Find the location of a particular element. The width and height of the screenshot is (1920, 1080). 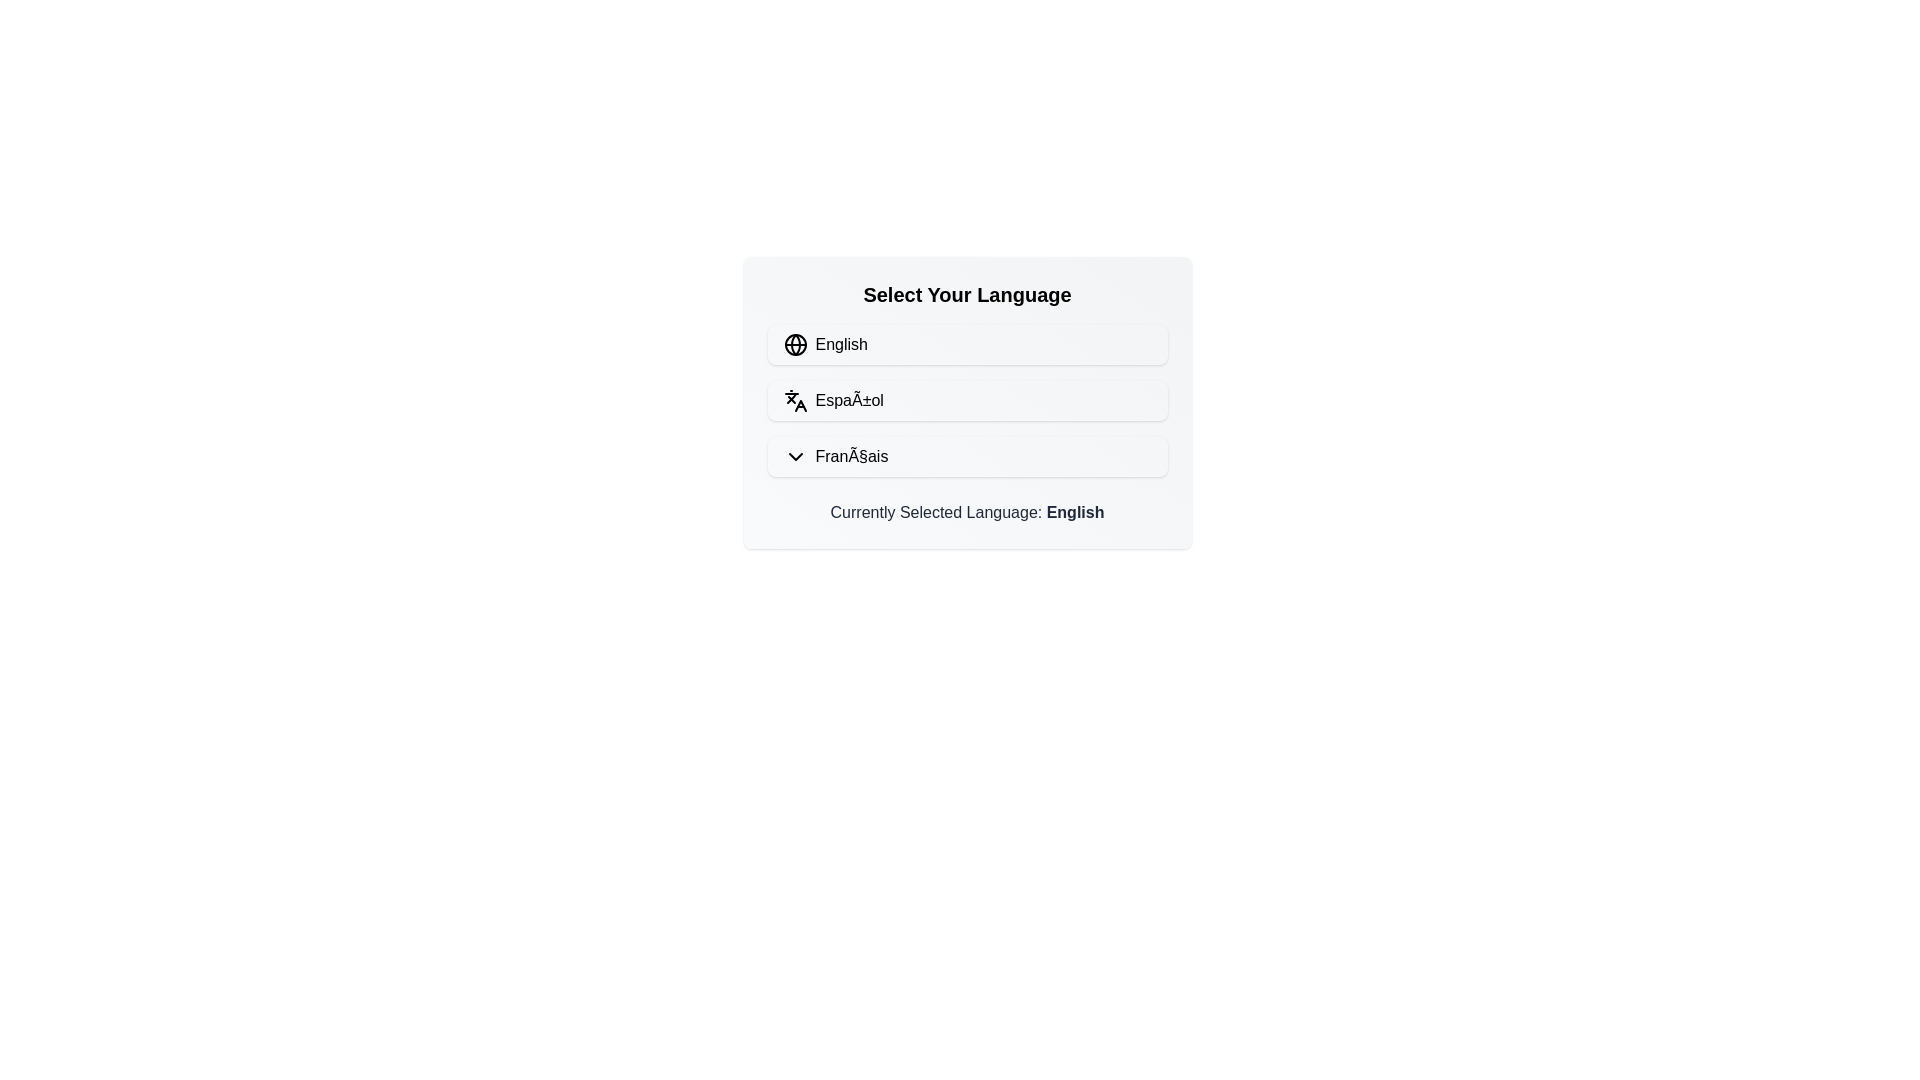

the static text label that displays 'English', which is bold and part of the sentence 'Currently Selected Language: English' is located at coordinates (1074, 511).